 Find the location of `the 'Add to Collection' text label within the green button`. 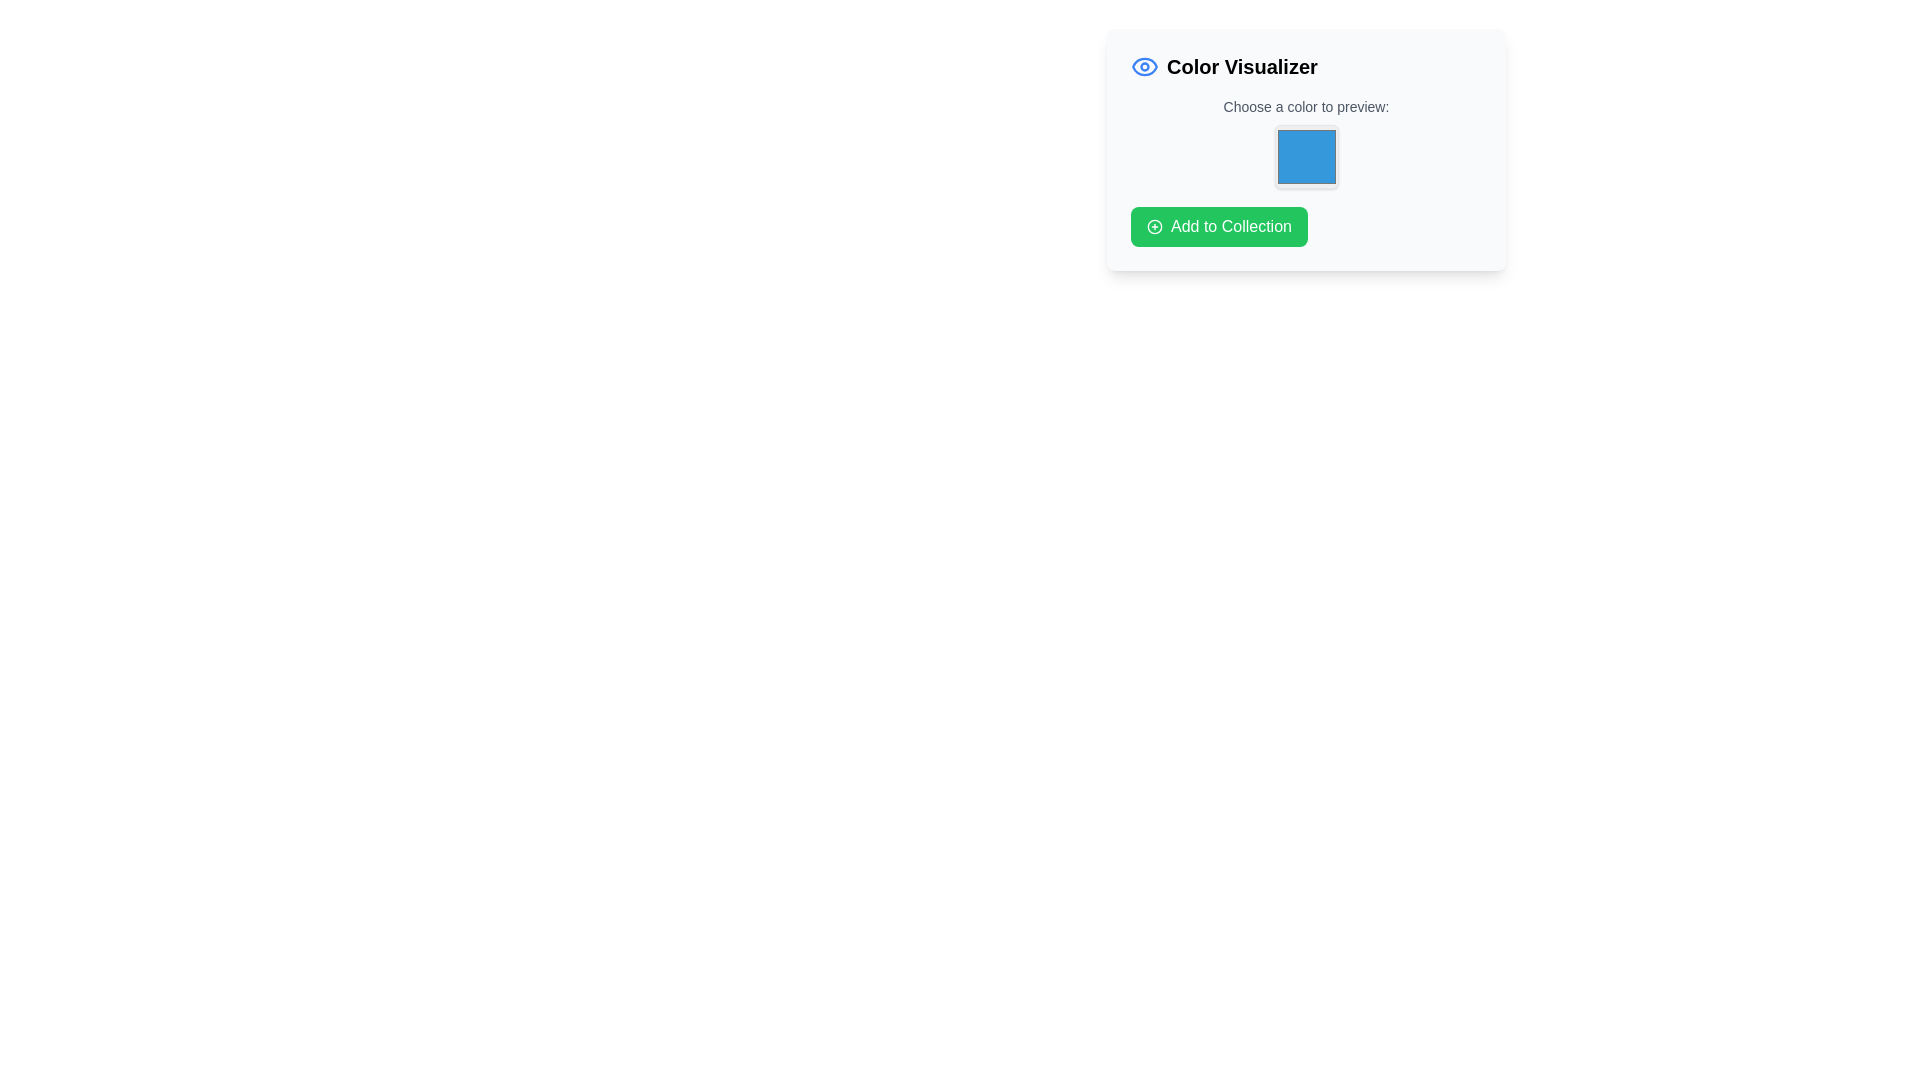

the 'Add to Collection' text label within the green button is located at coordinates (1230, 226).